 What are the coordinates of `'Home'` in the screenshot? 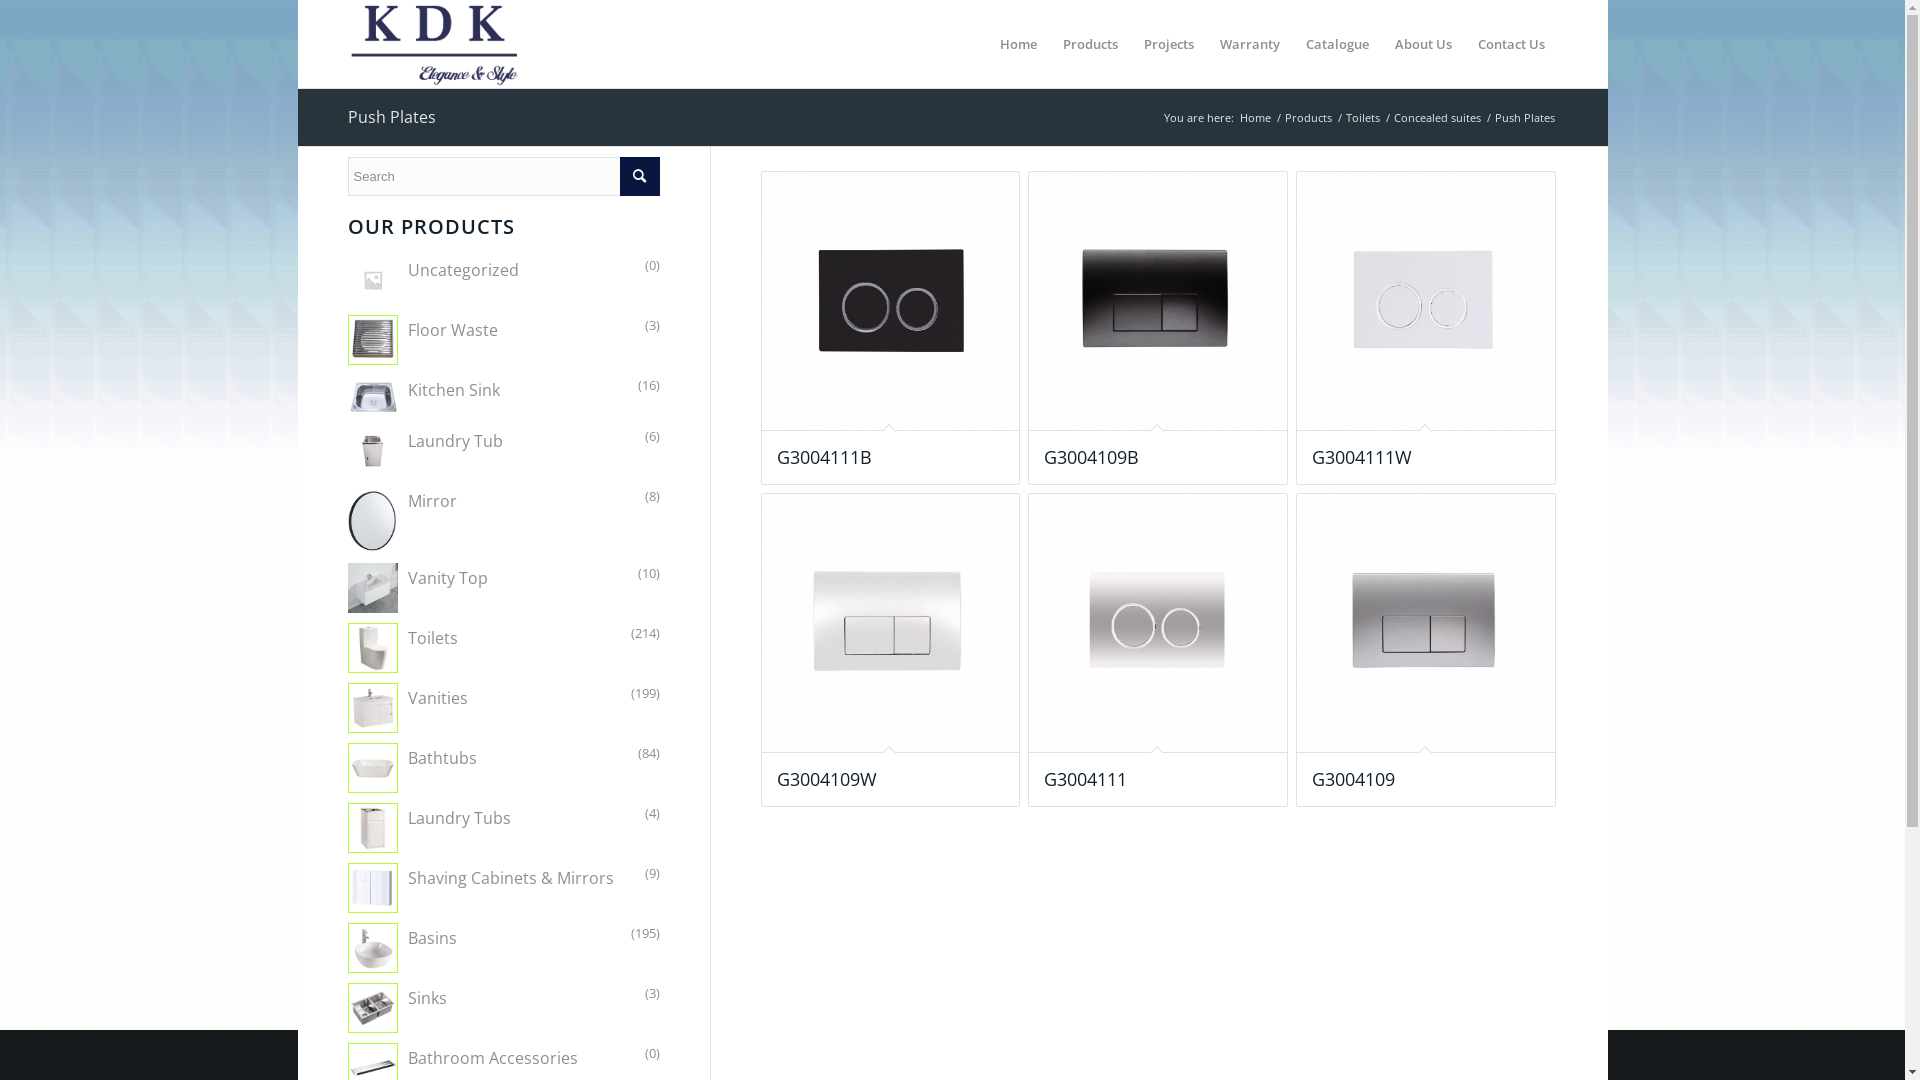 It's located at (1235, 117).